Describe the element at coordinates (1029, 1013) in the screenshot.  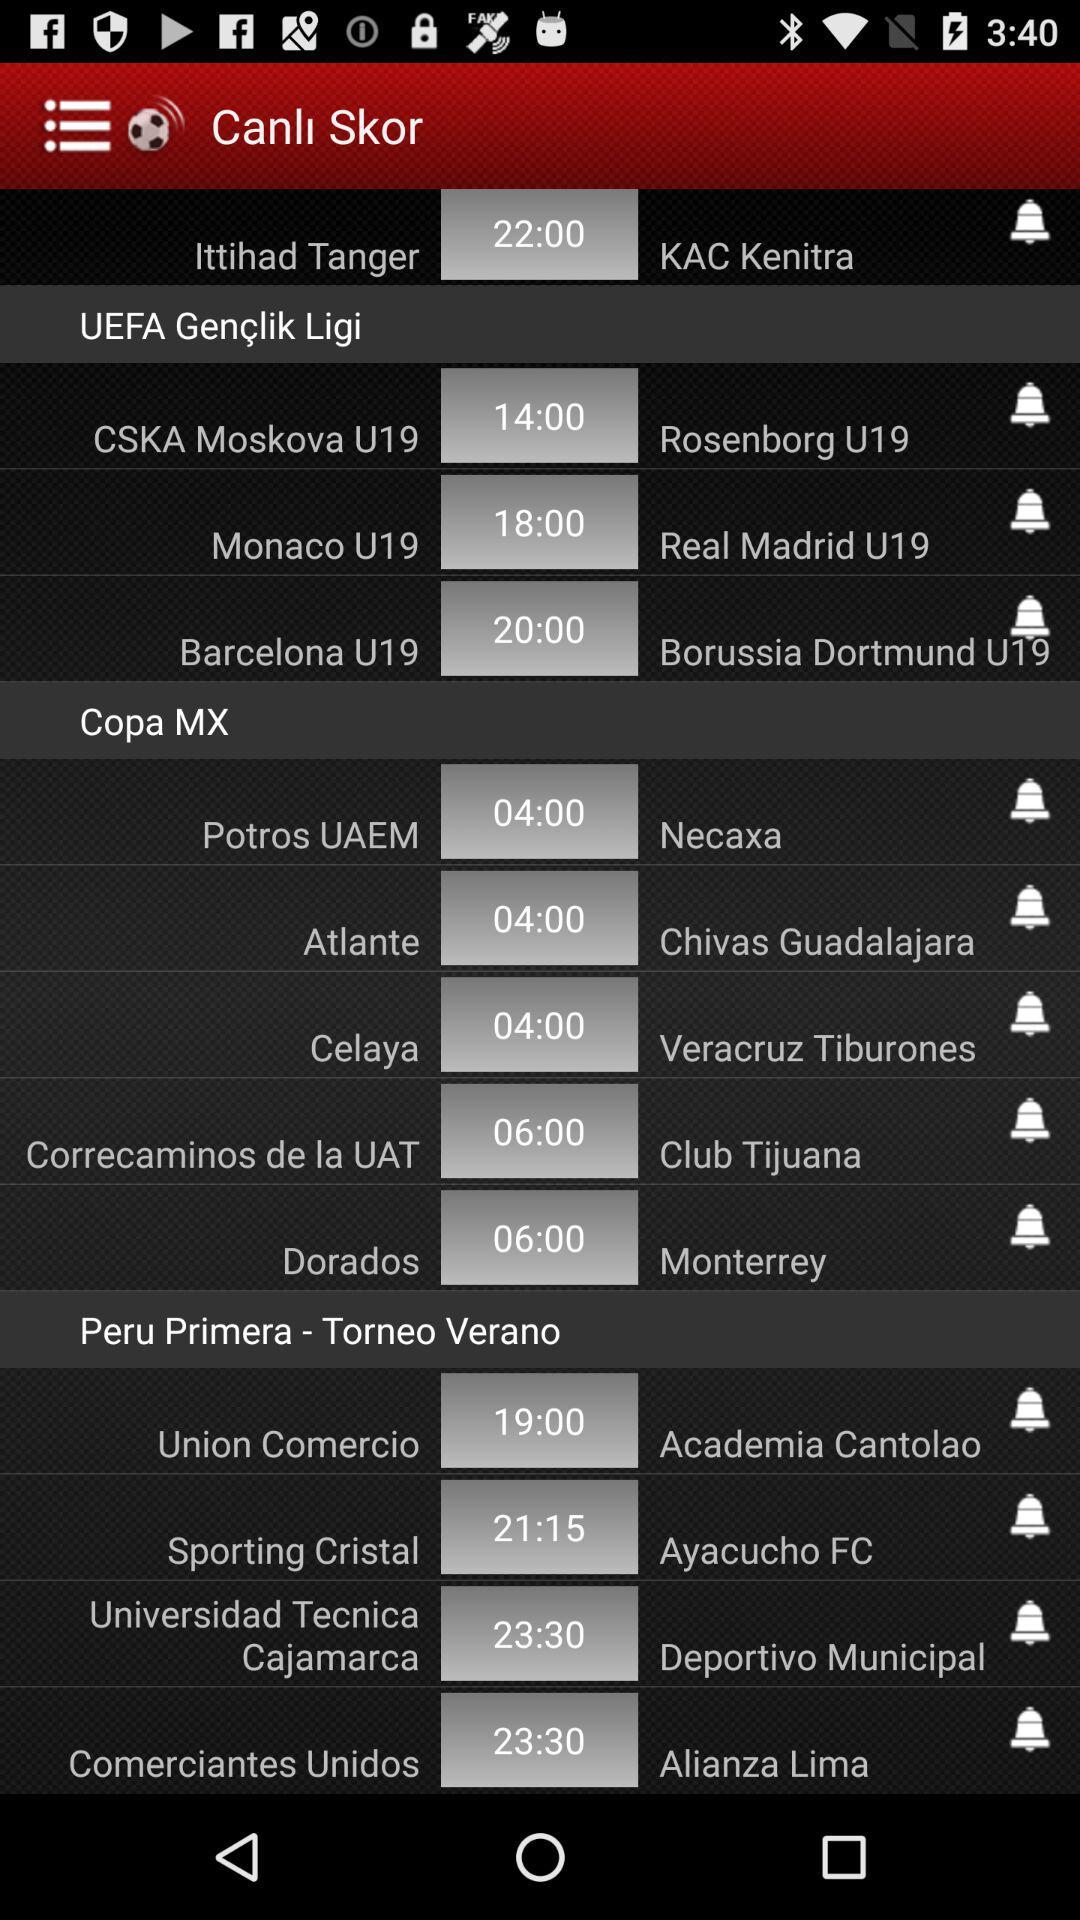
I see `turn on alerts` at that location.